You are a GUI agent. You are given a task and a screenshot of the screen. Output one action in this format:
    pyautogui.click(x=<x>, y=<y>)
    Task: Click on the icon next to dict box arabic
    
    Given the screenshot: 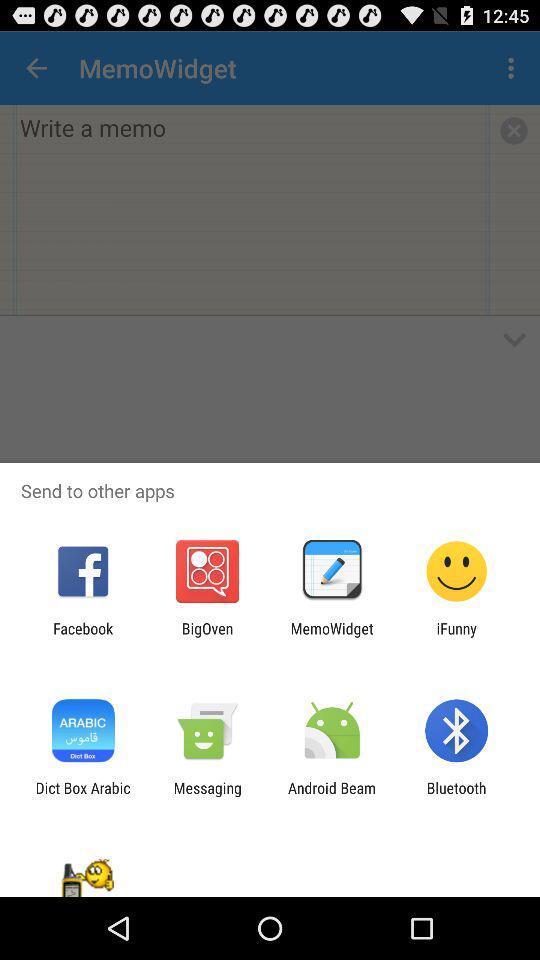 What is the action you would take?
    pyautogui.click(x=206, y=796)
    